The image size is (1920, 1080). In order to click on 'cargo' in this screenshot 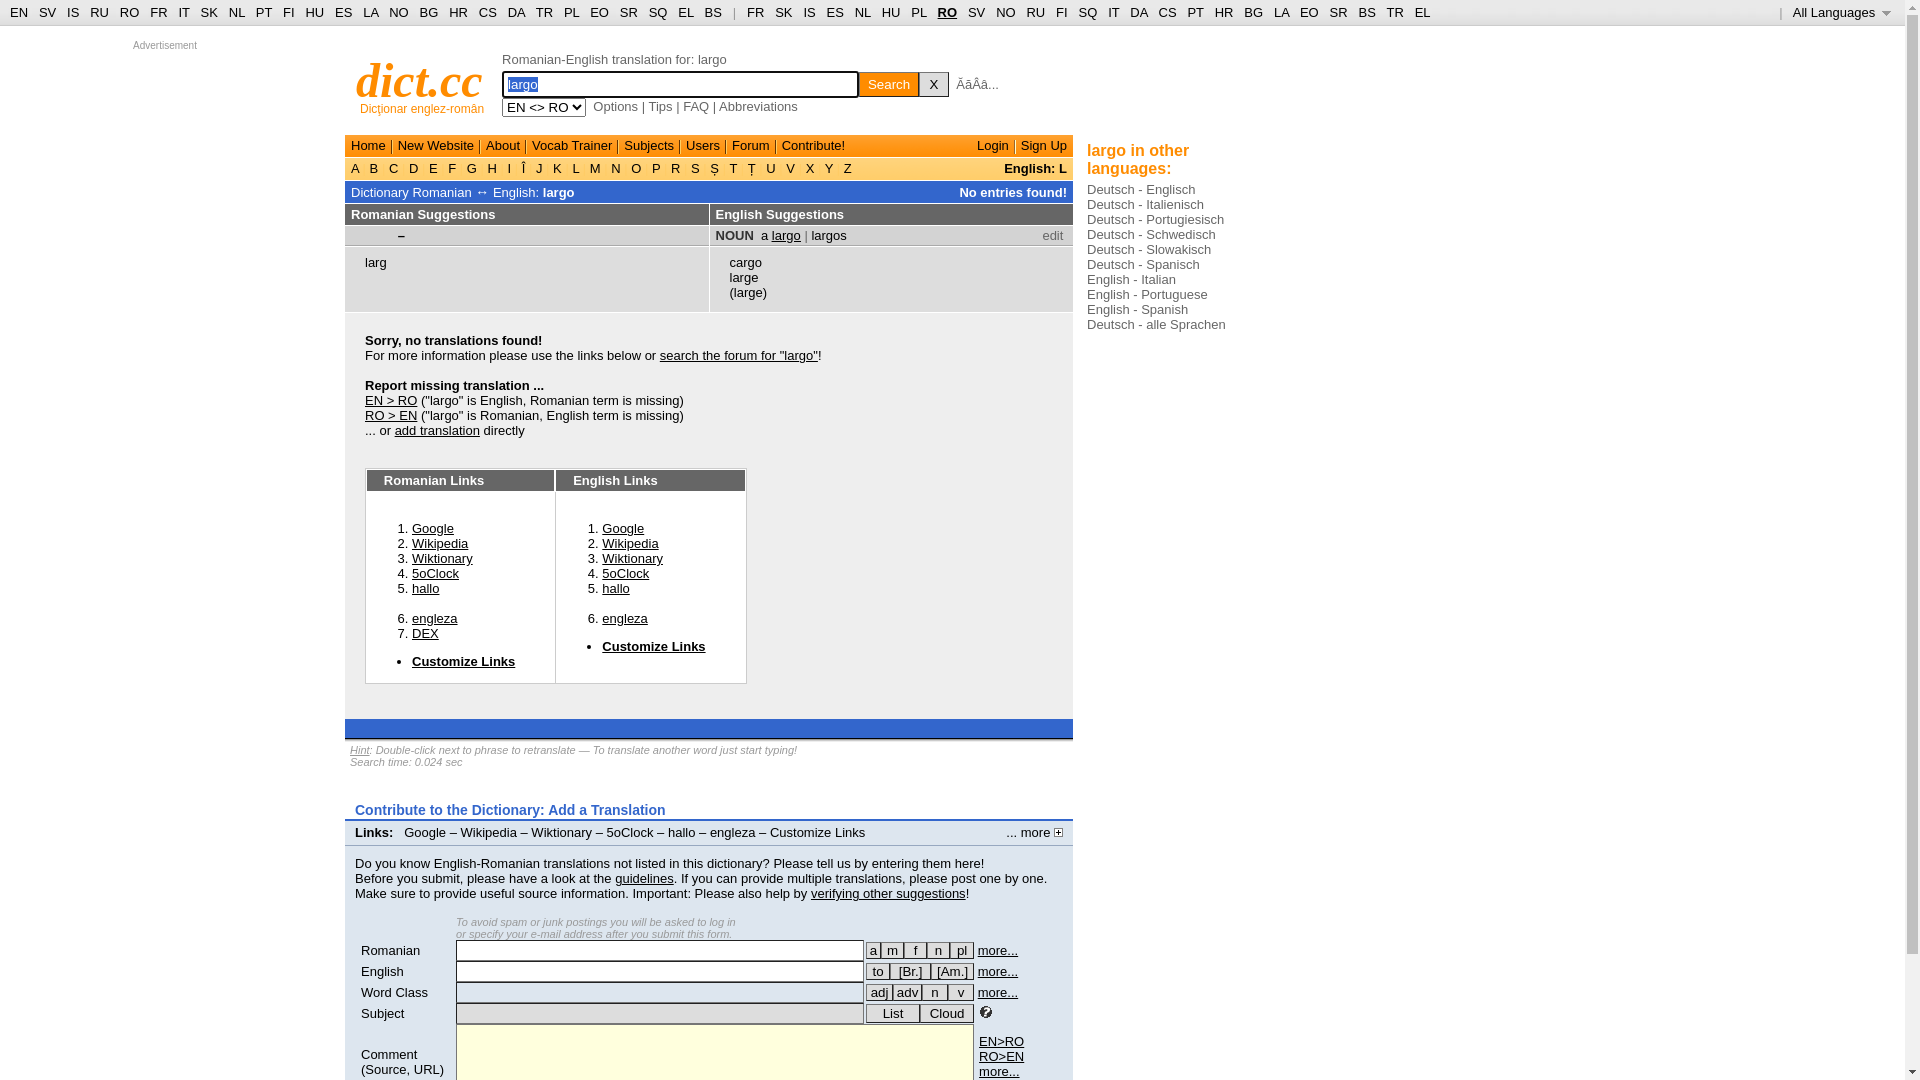, I will do `click(745, 261)`.